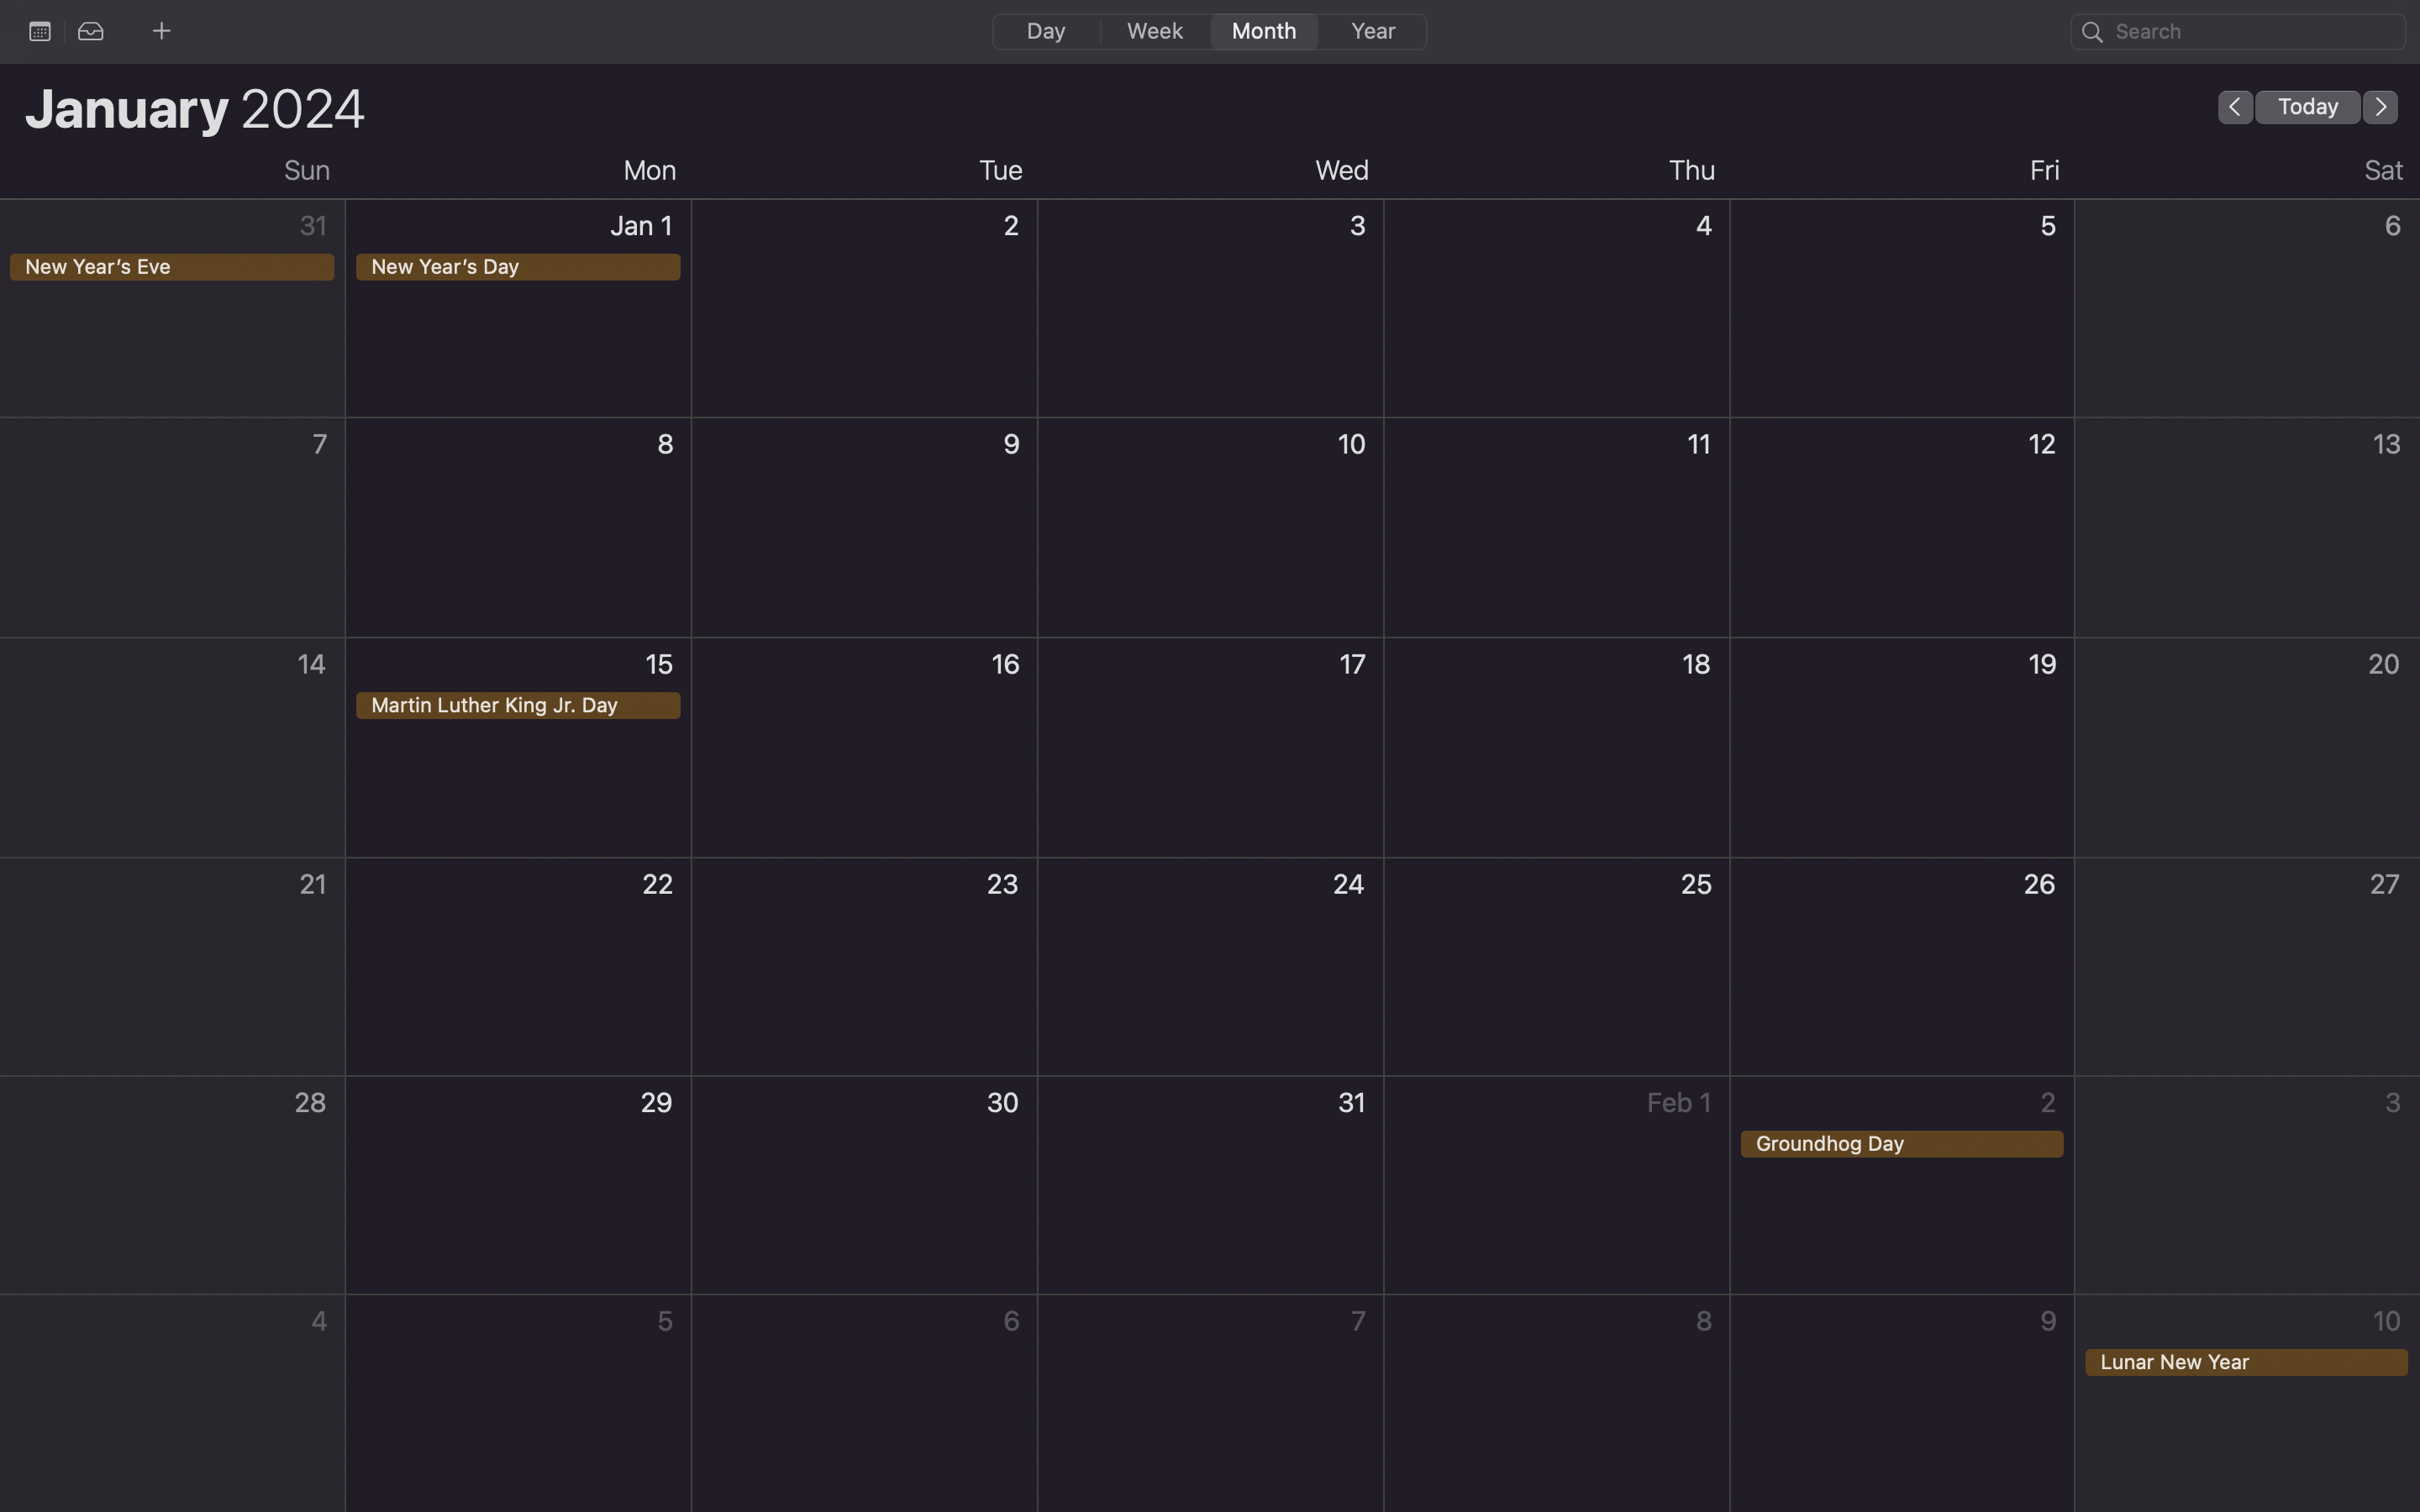  I want to click on Schedule an event on 22nd January, so click(518, 967).